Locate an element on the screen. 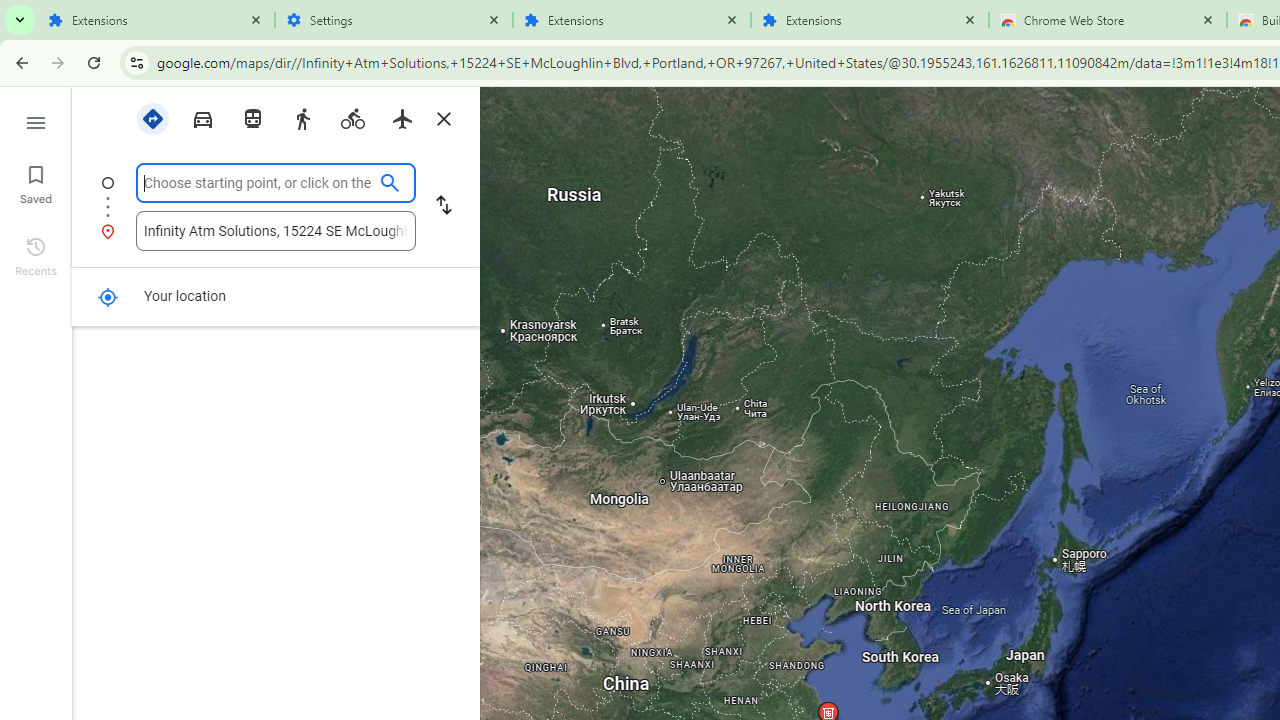  'Transit' is located at coordinates (251, 117).